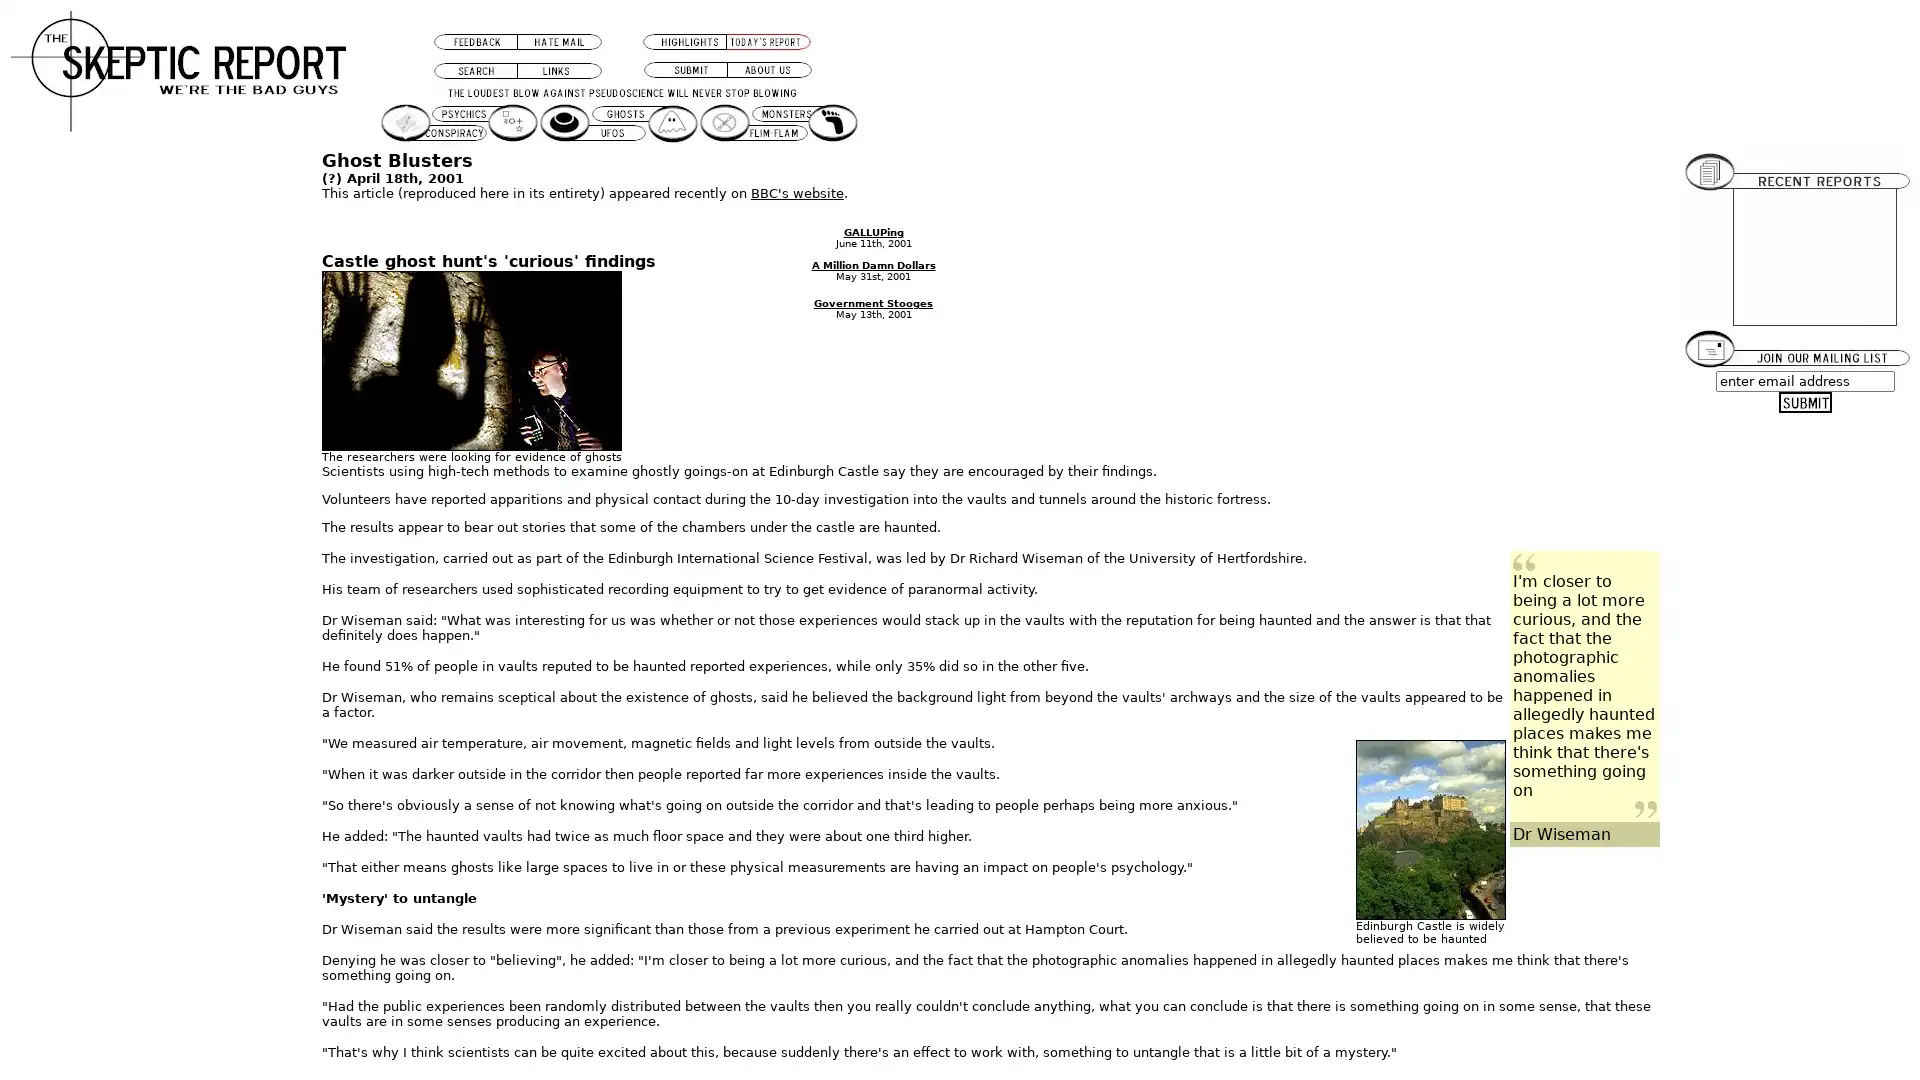 The height and width of the screenshot is (1080, 1920). What do you see at coordinates (1805, 402) in the screenshot?
I see `Click here to join skepticreport` at bounding box center [1805, 402].